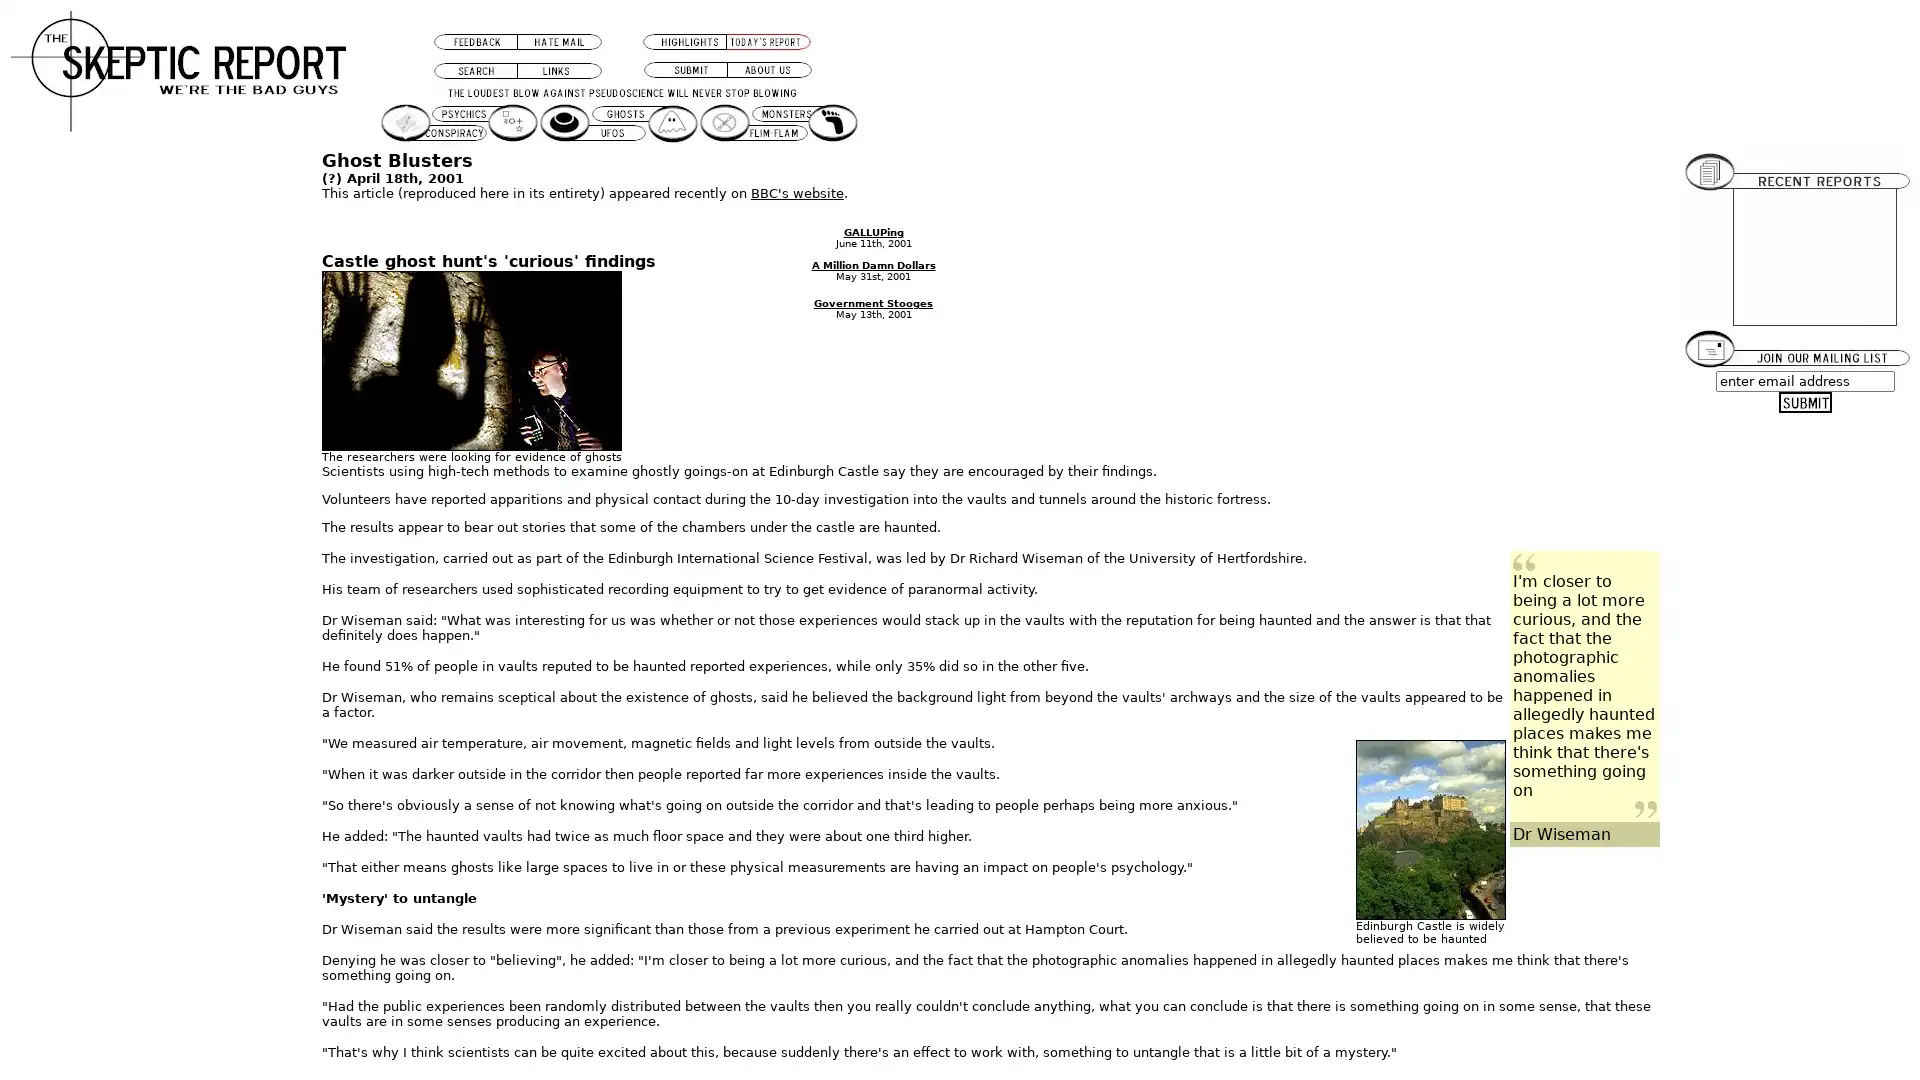 The height and width of the screenshot is (1080, 1920). What do you see at coordinates (1805, 402) in the screenshot?
I see `Click here to join skepticreport` at bounding box center [1805, 402].